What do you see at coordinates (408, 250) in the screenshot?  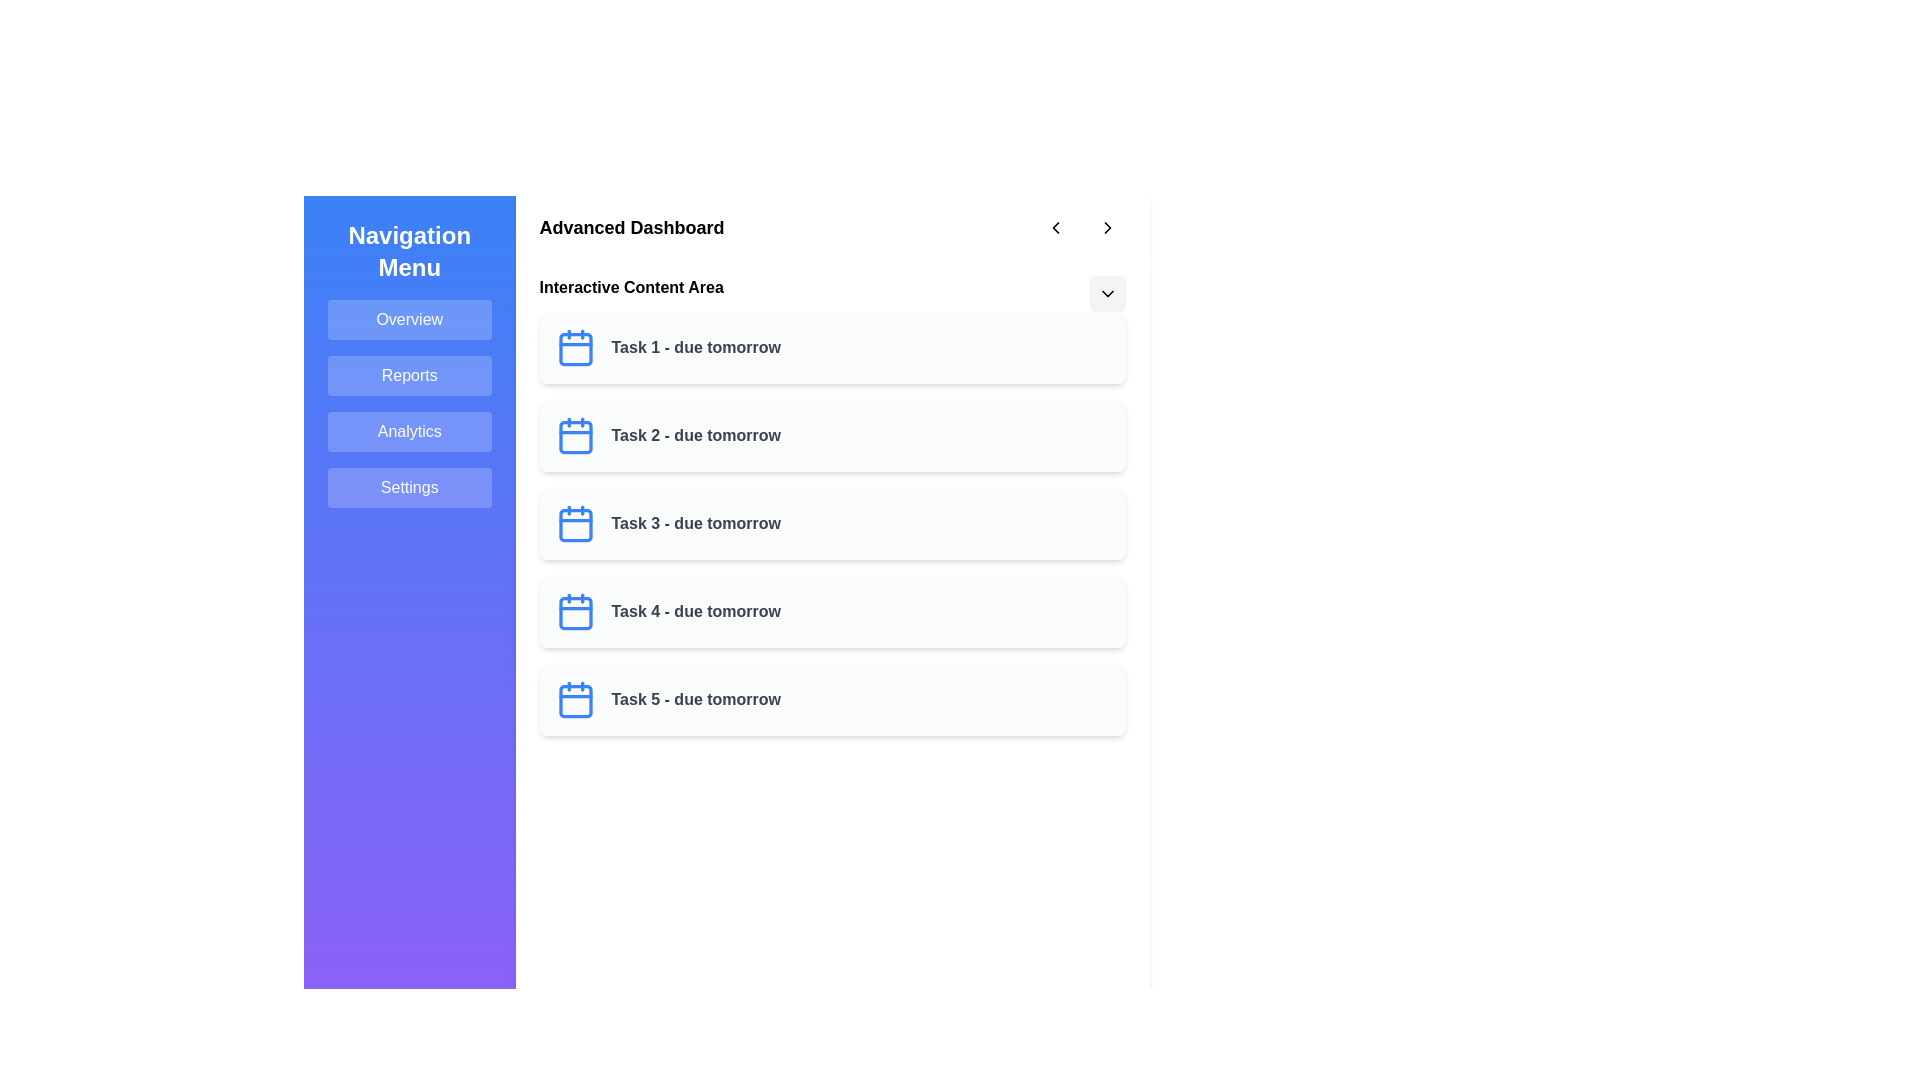 I see `the static text label serving as the title for the navigation menu in the sidebar` at bounding box center [408, 250].